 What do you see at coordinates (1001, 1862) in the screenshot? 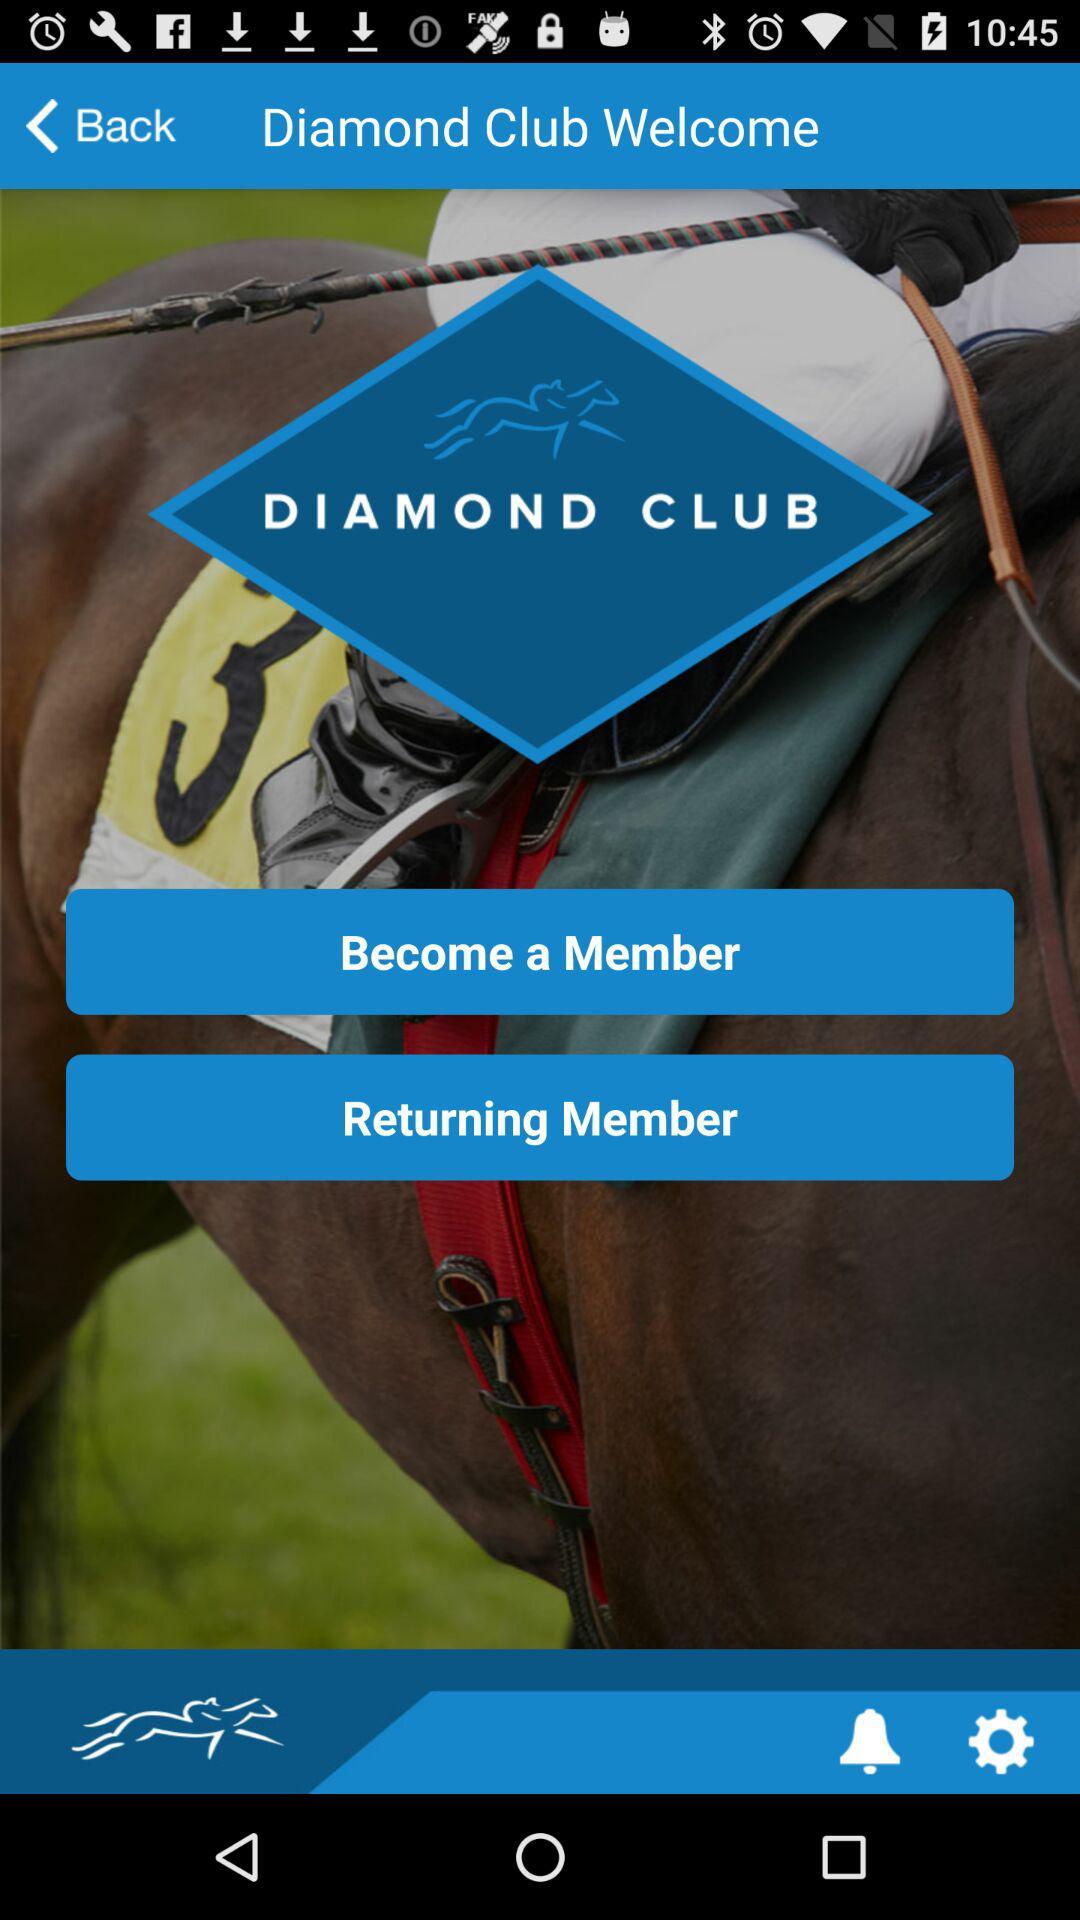
I see `the settings icon` at bounding box center [1001, 1862].